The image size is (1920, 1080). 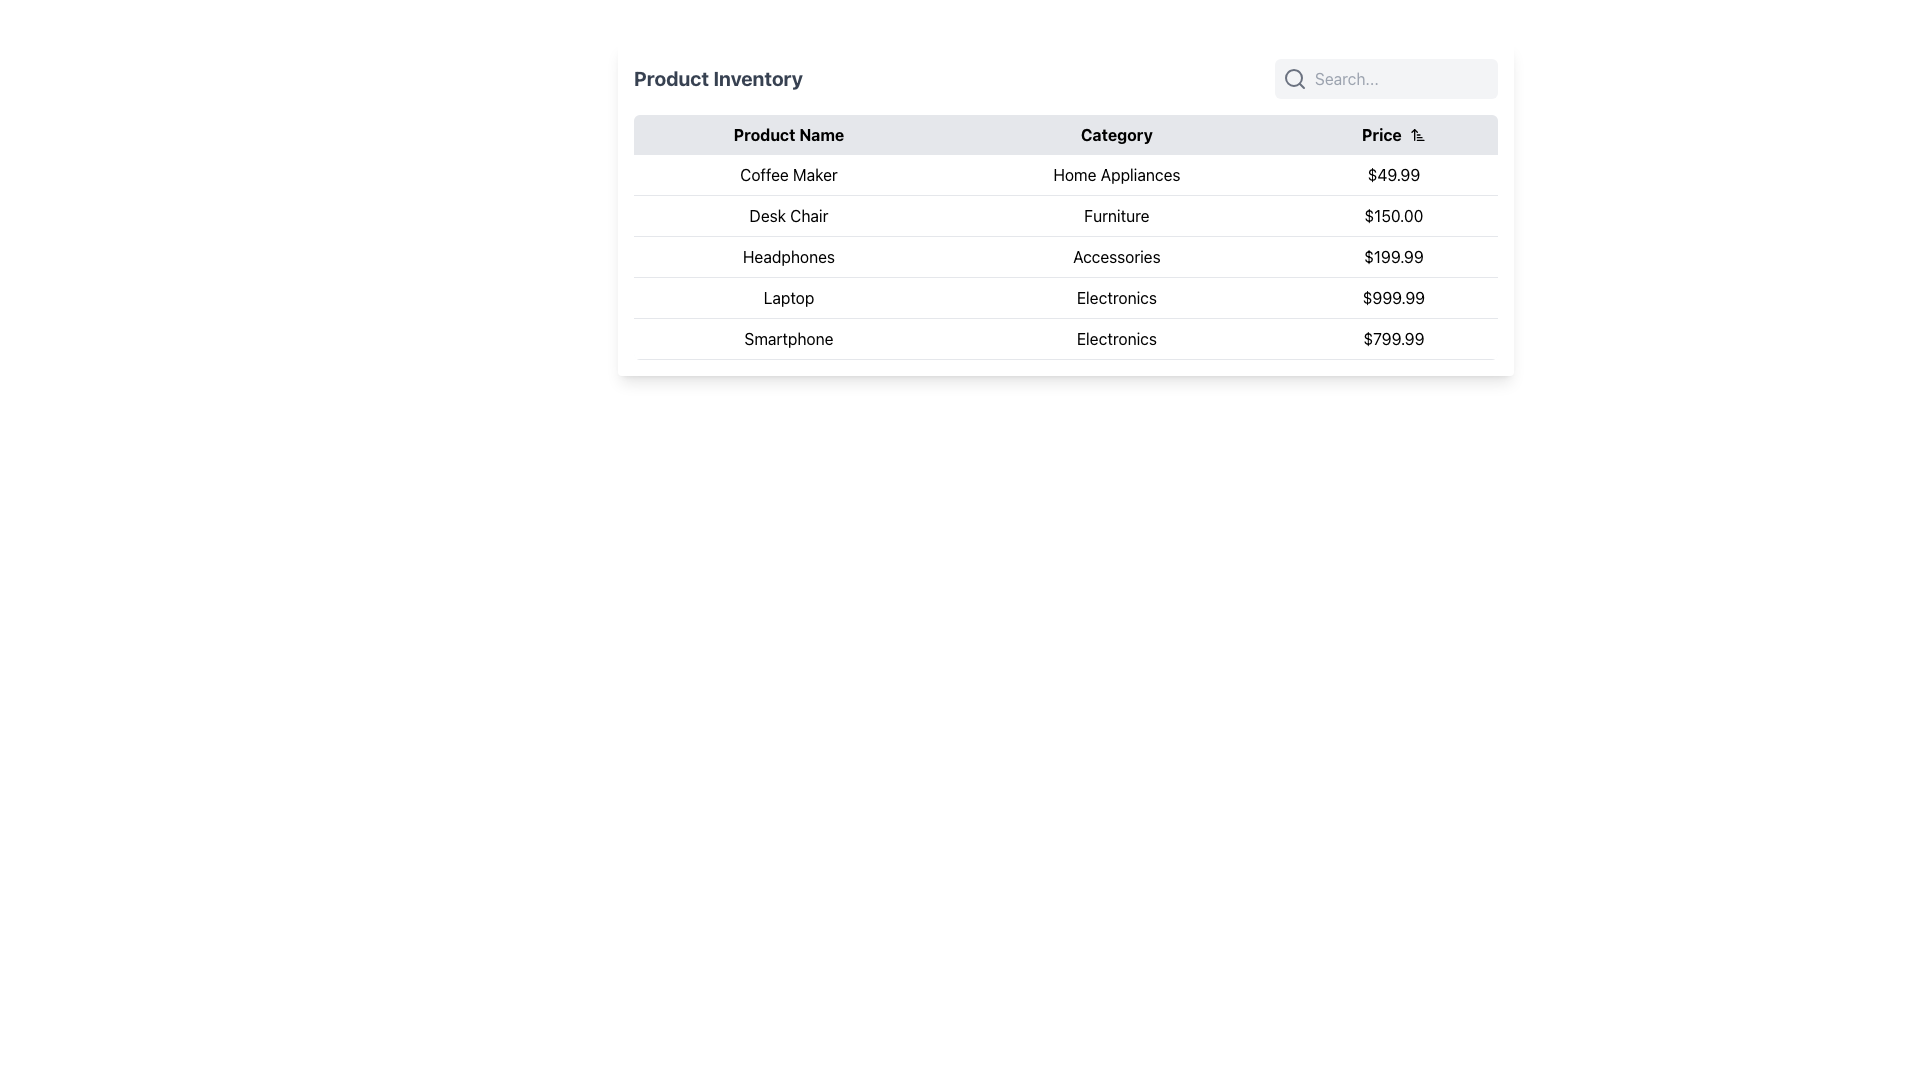 What do you see at coordinates (1115, 297) in the screenshot?
I see `the text label displaying 'Electronics' in black font, located in the second column titled 'Category' of the product inventory table, under the row for 'Laptop'` at bounding box center [1115, 297].